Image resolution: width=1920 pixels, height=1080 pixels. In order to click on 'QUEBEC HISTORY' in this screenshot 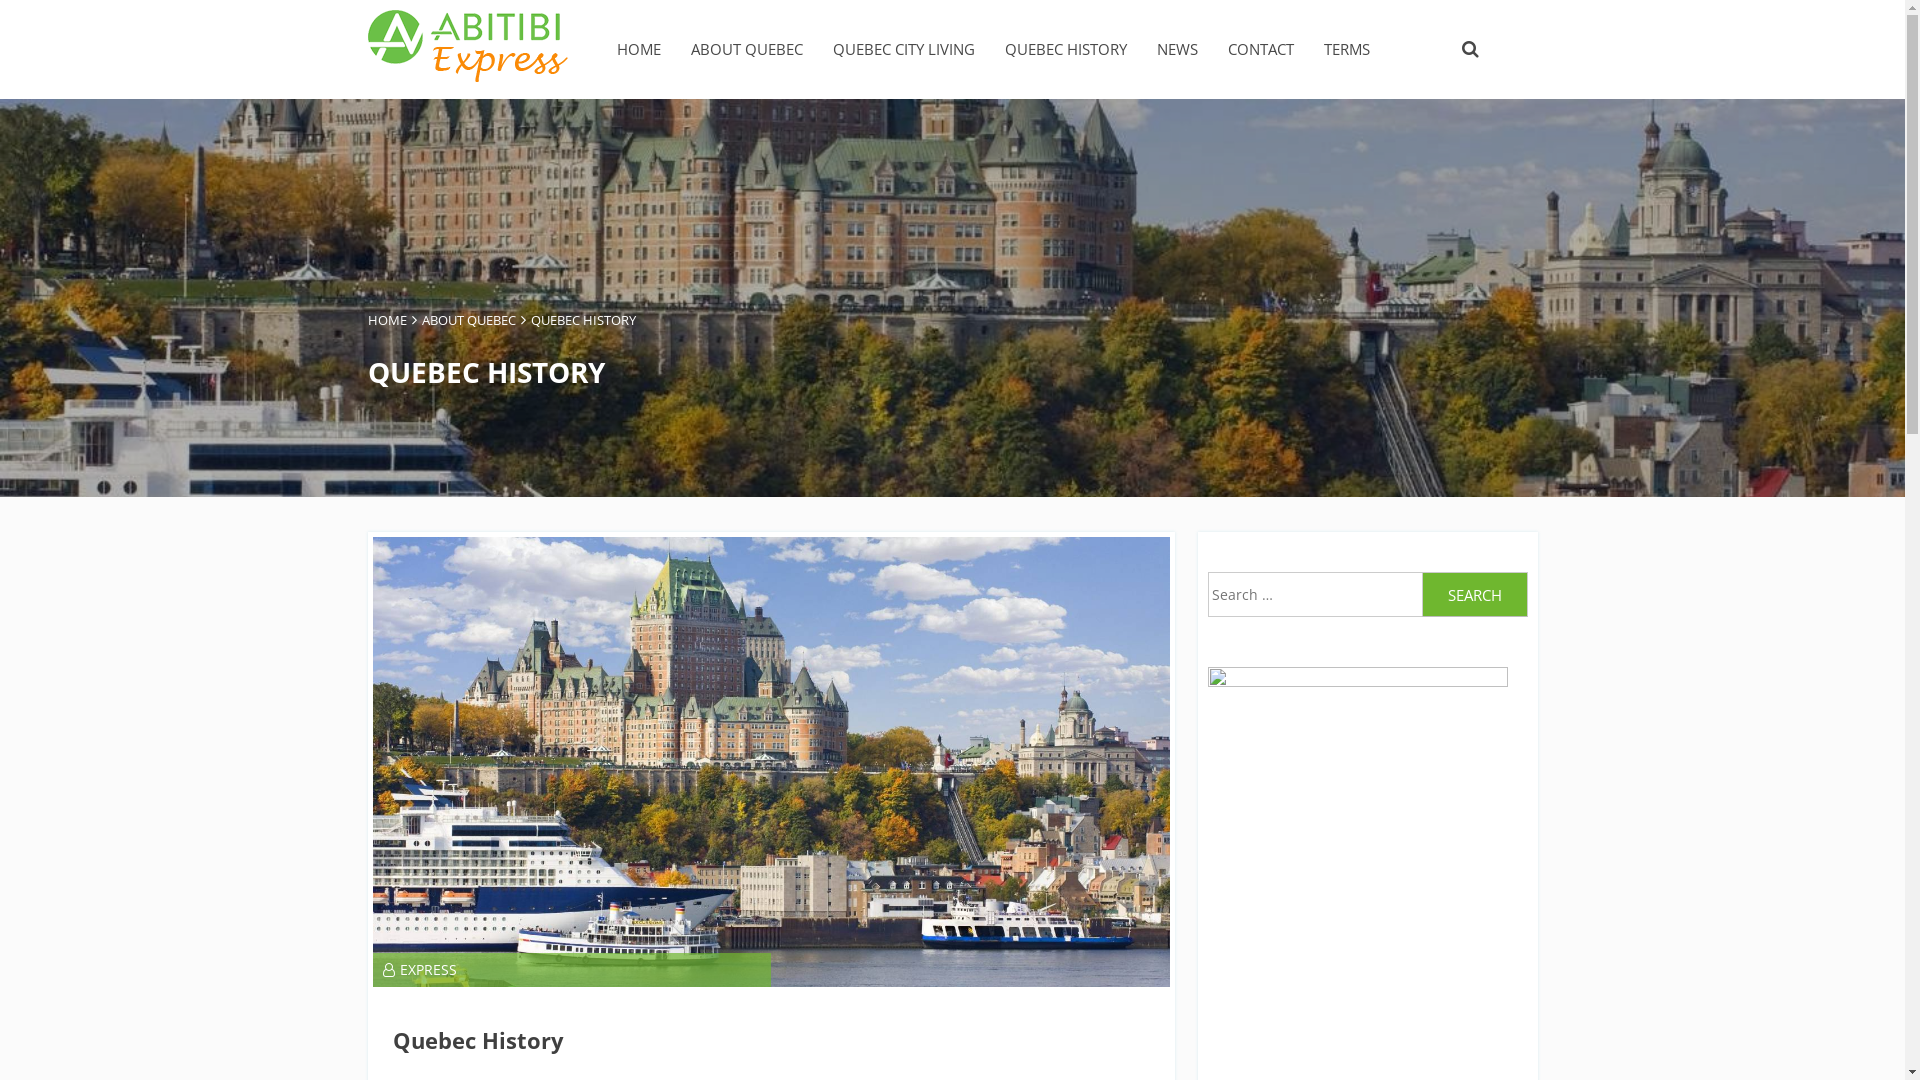, I will do `click(1003, 48)`.